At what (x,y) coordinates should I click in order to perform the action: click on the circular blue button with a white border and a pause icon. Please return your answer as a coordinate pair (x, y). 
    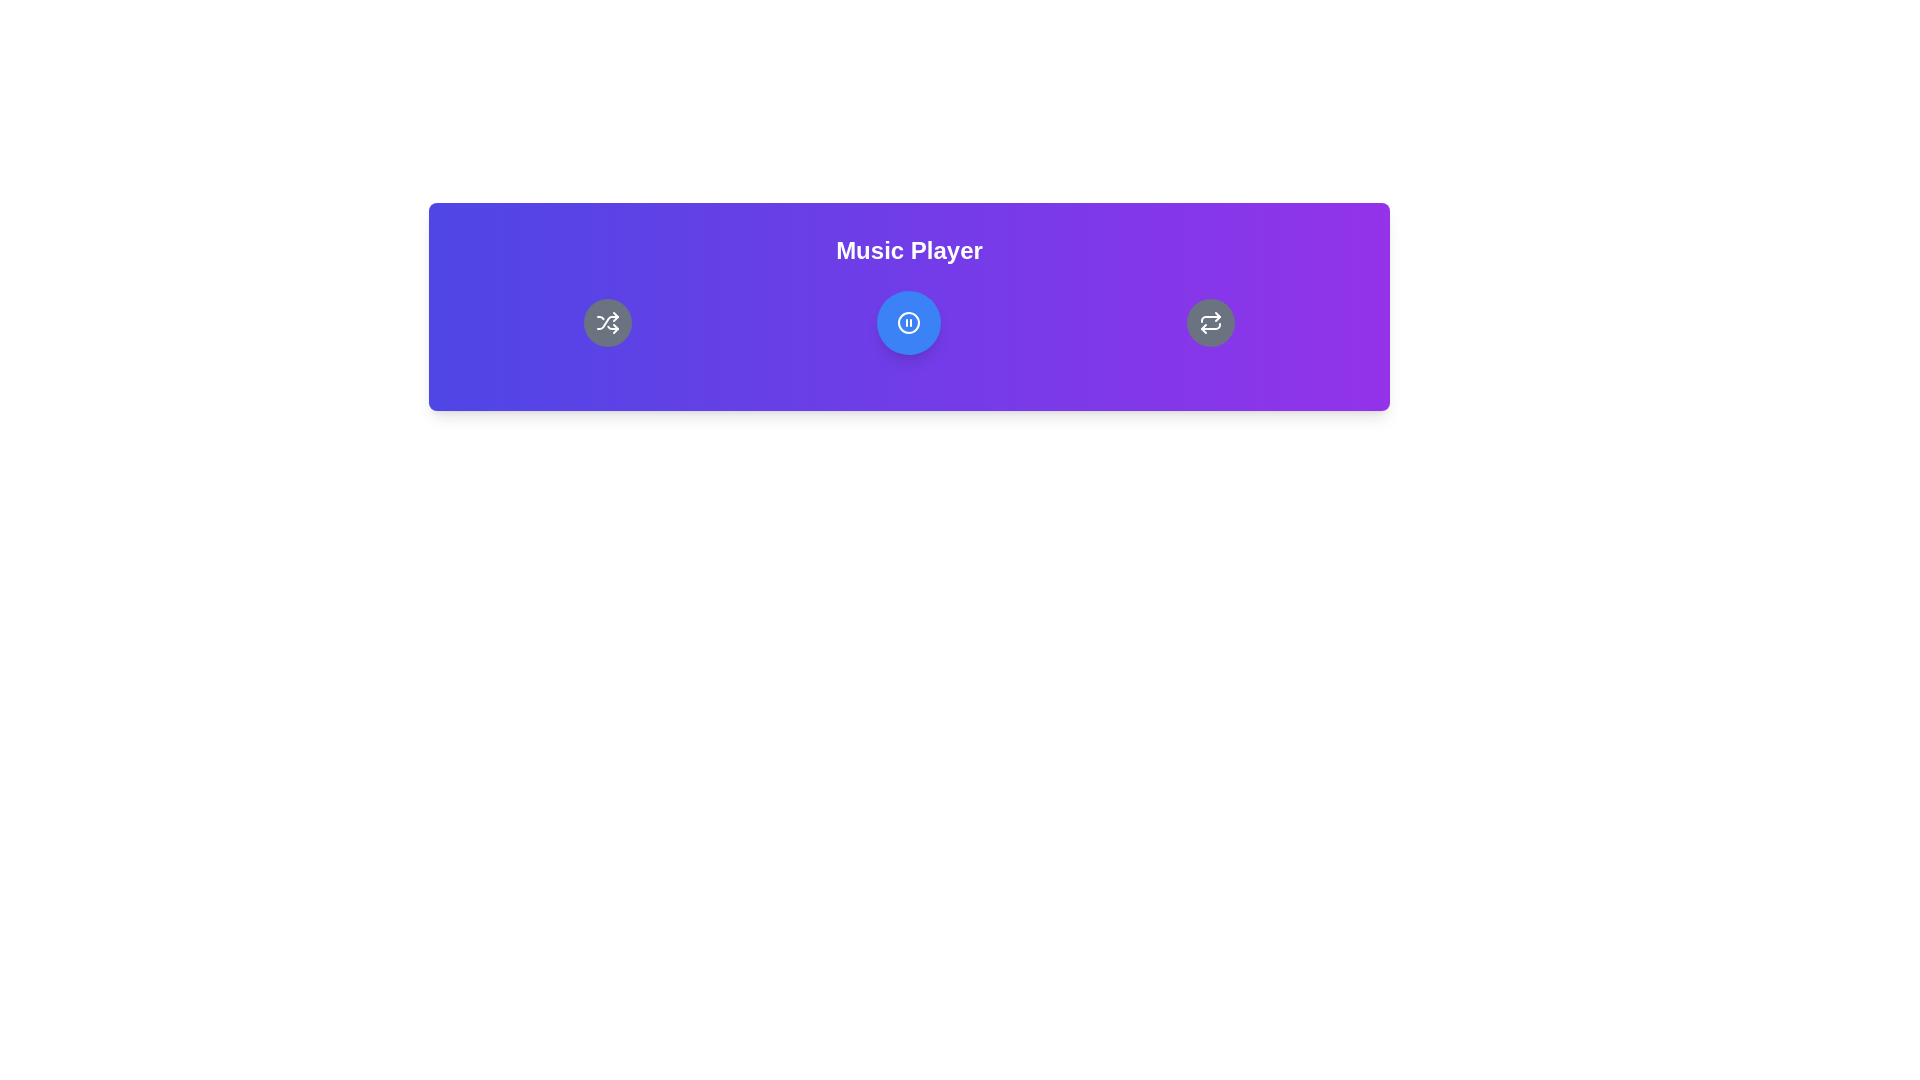
    Looking at the image, I should click on (908, 322).